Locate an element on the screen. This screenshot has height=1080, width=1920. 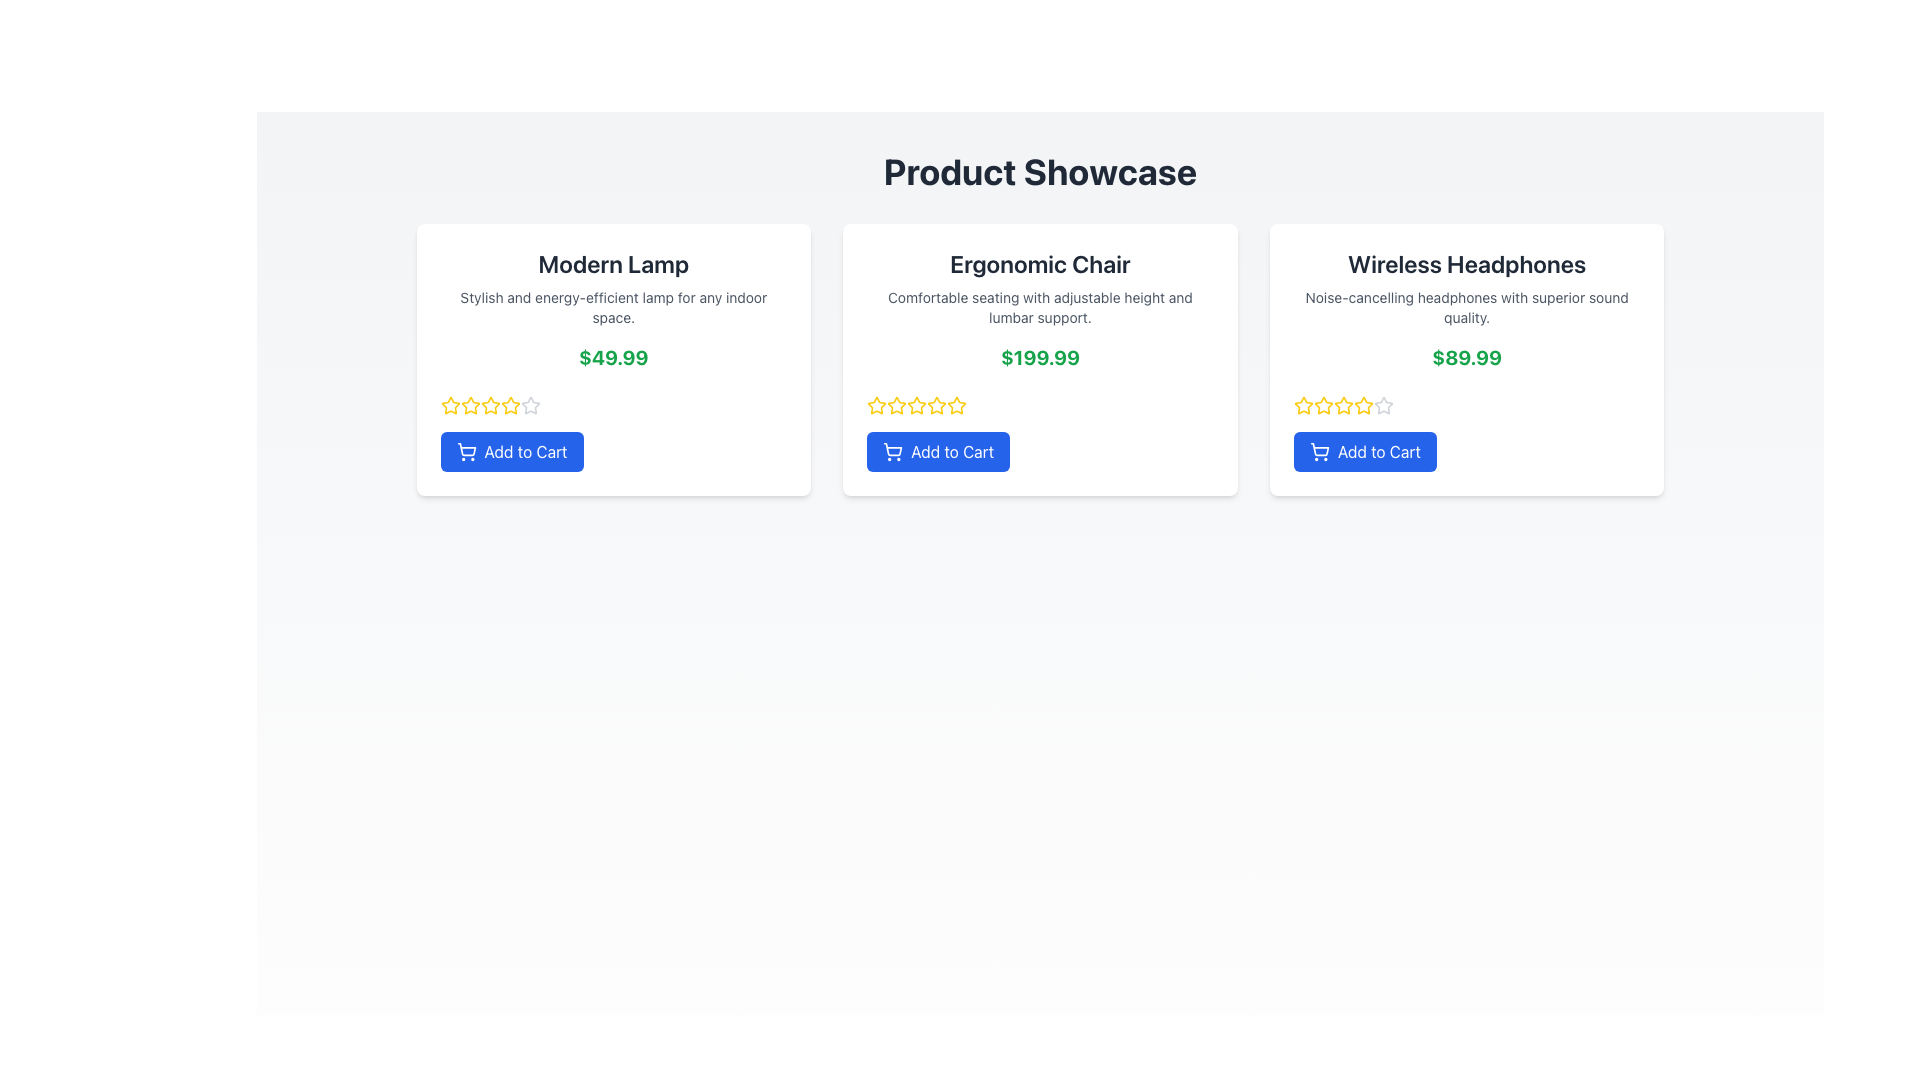
the third star icon representing the rating for the 'Ergonomic Chair' product located in the center of the row of product cards is located at coordinates (896, 405).